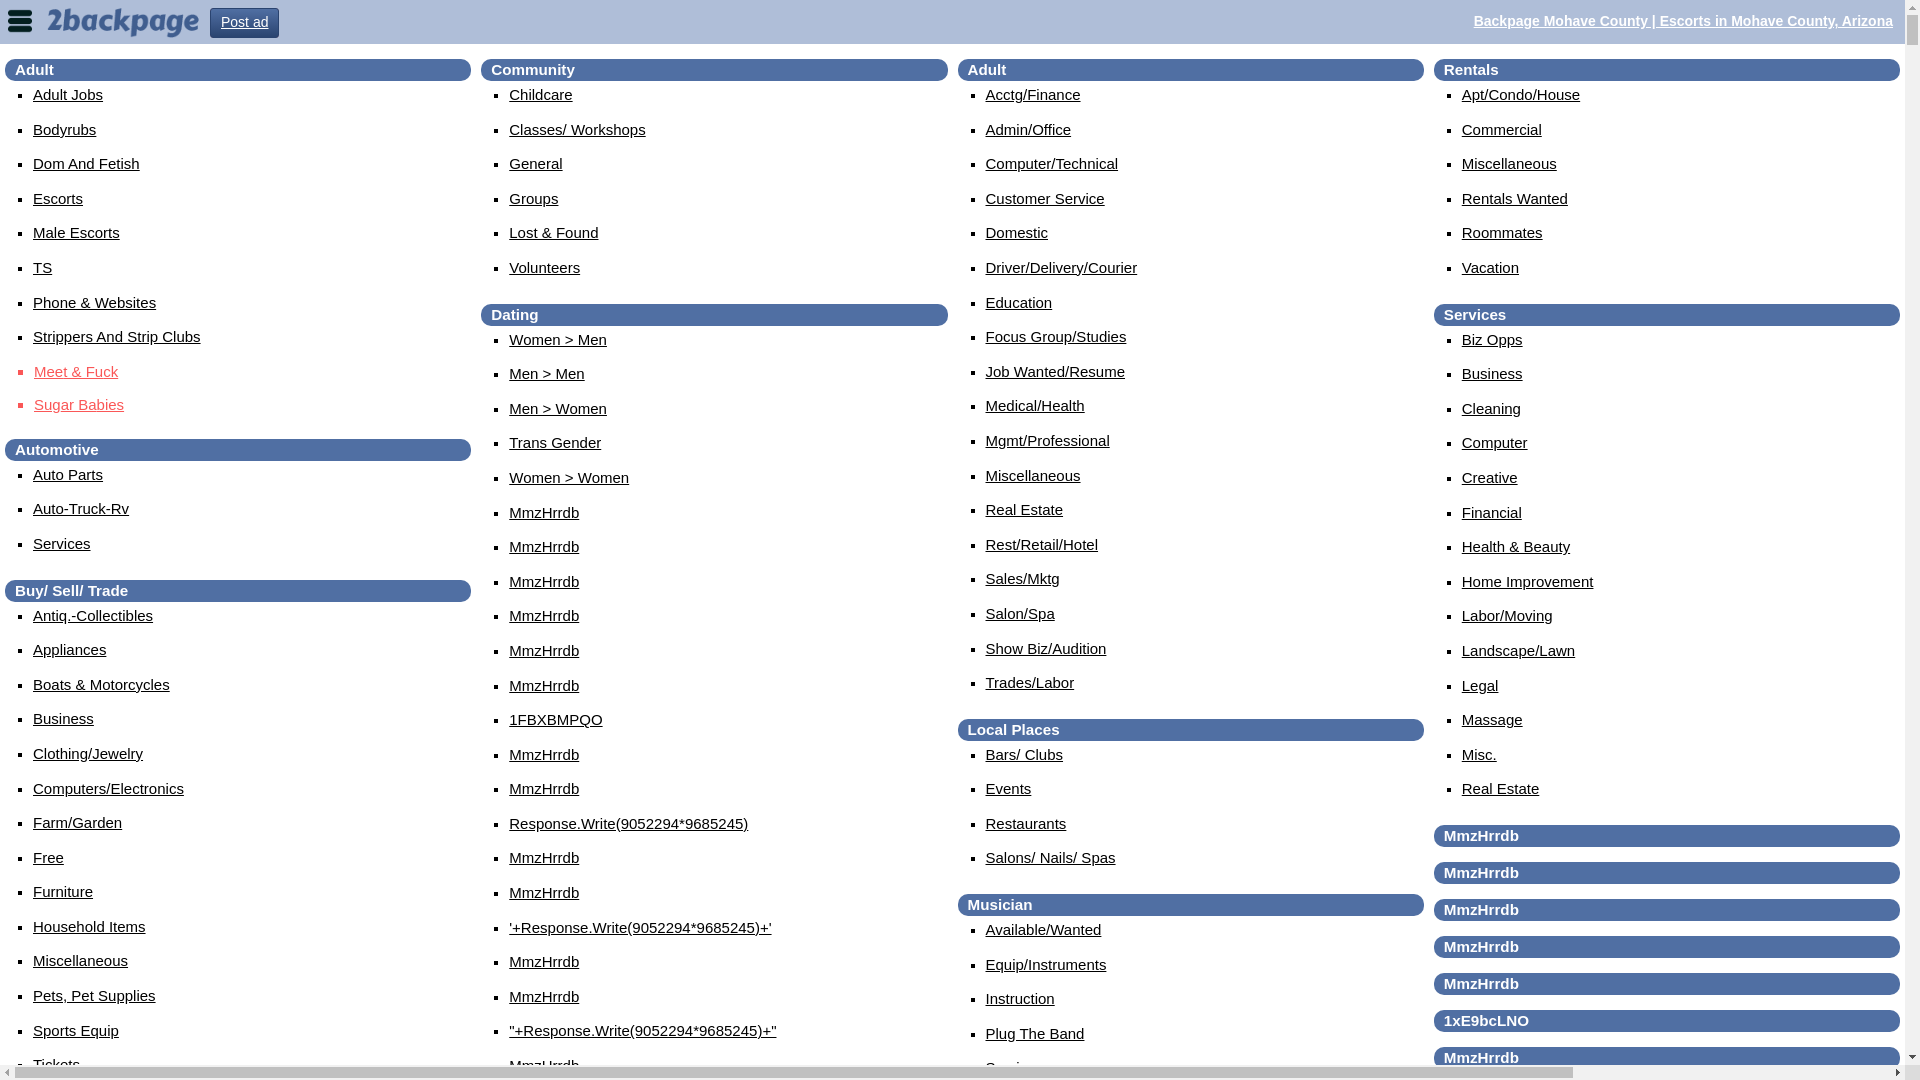  Describe the element at coordinates (100, 683) in the screenshot. I see `'Boats & Motorcycles'` at that location.